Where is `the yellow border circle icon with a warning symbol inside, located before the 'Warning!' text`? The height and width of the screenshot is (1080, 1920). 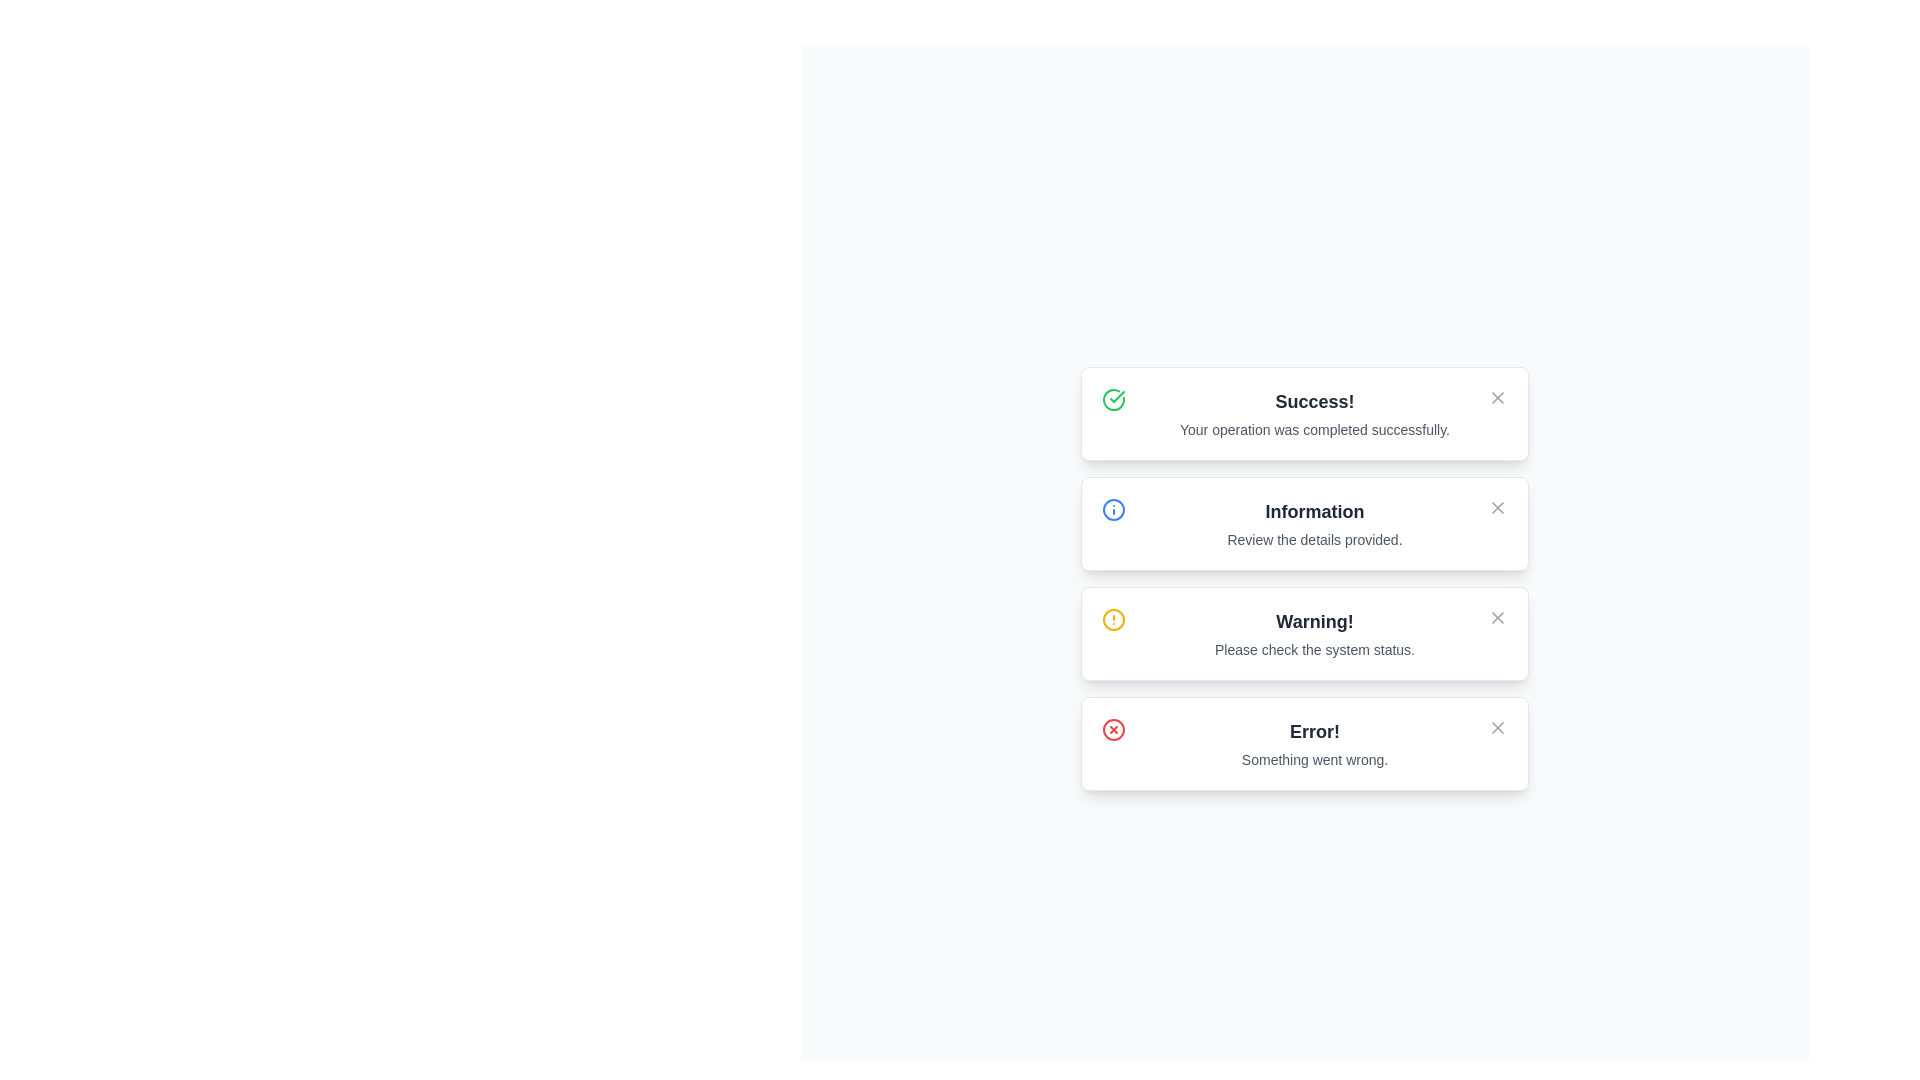
the yellow border circle icon with a warning symbol inside, located before the 'Warning!' text is located at coordinates (1112, 619).